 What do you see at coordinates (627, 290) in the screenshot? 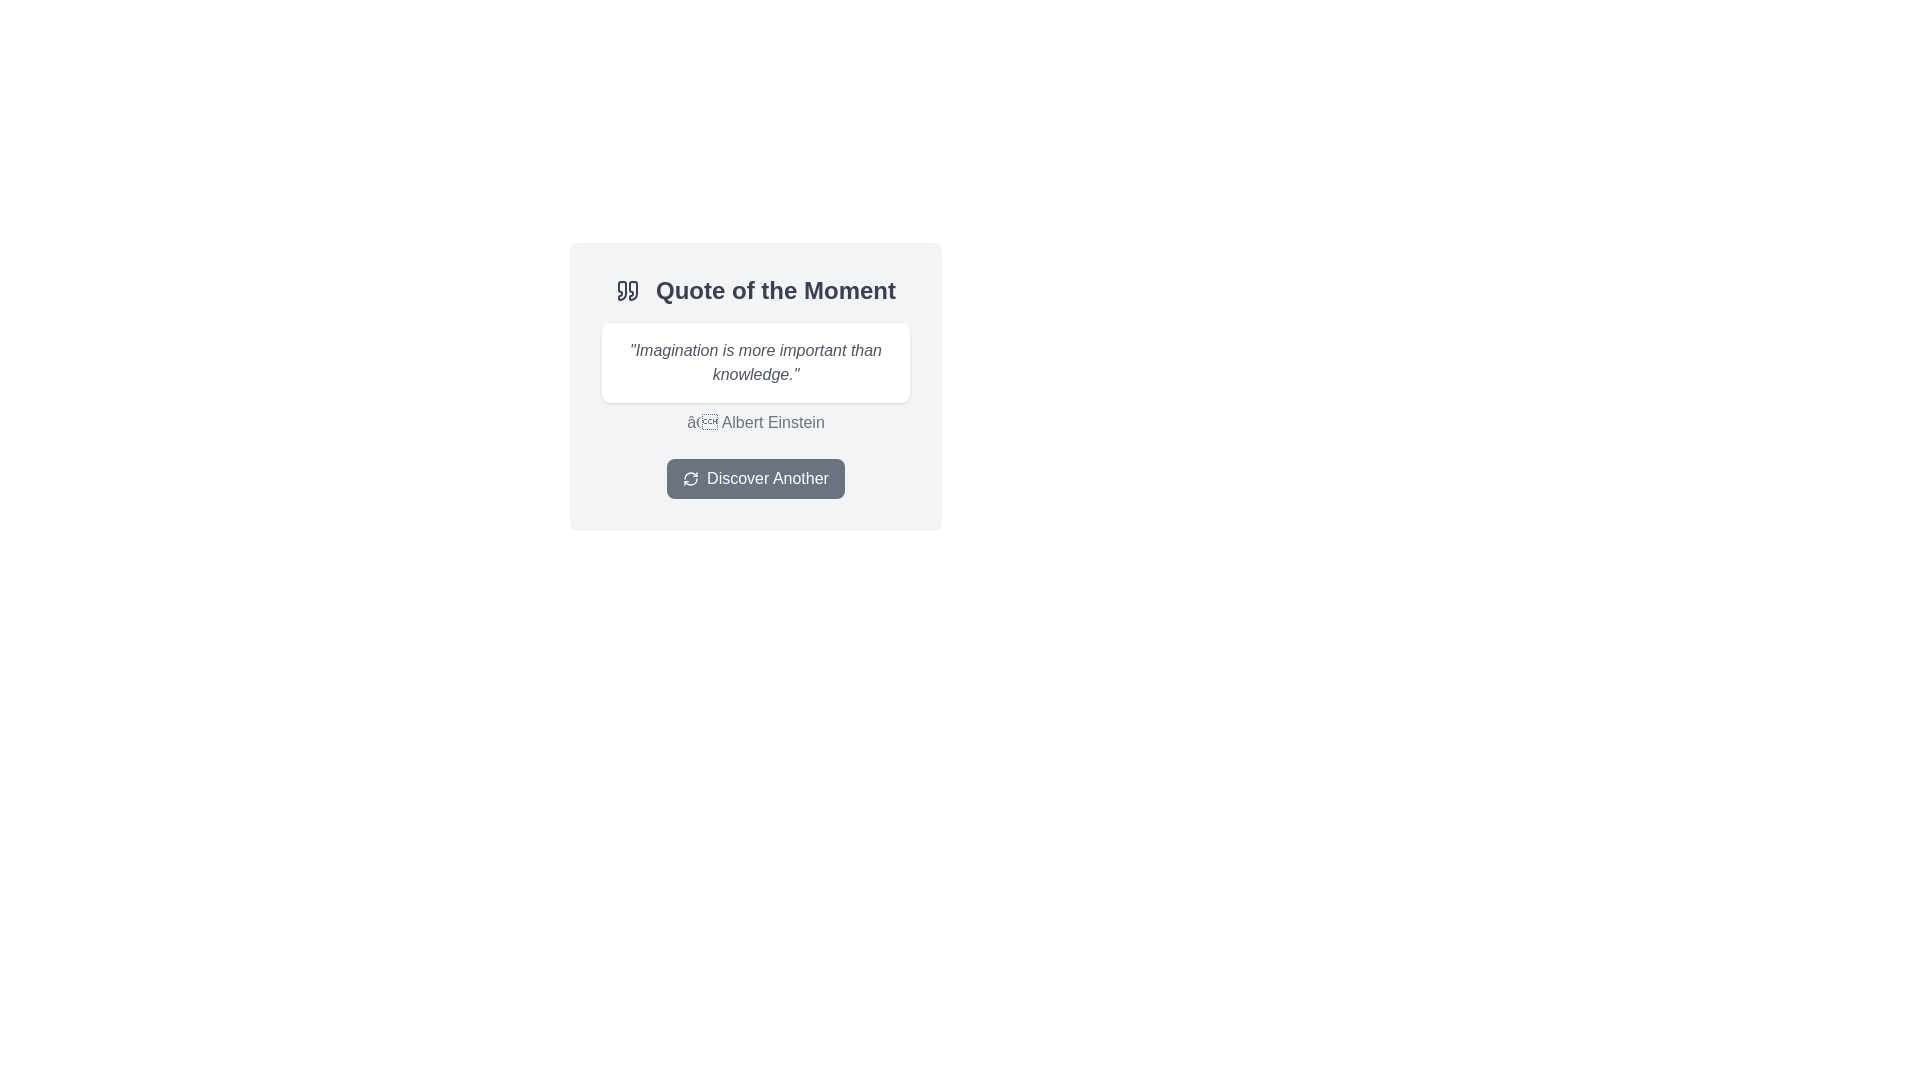
I see `the gray quotation marks icon located to the left of the 'Quote of the Moment' text` at bounding box center [627, 290].